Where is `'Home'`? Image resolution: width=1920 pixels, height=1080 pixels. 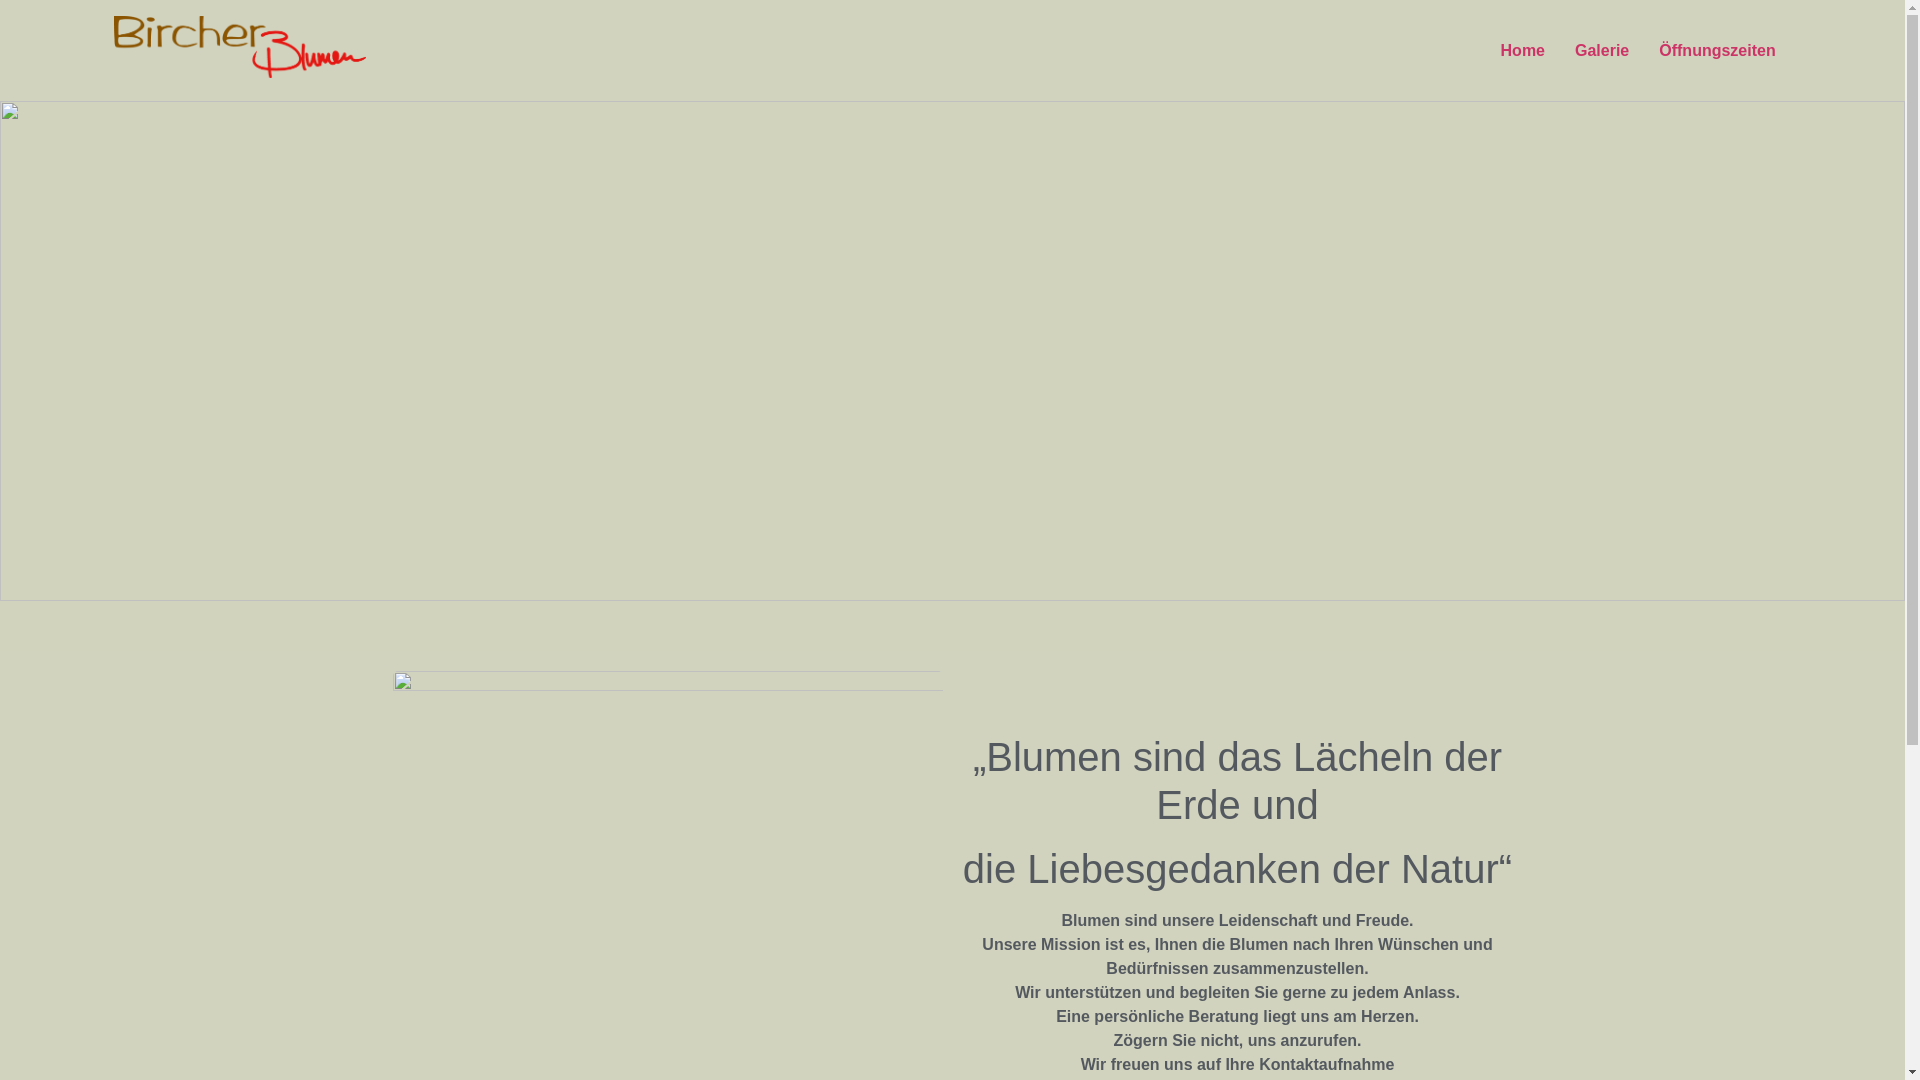 'Home' is located at coordinates (1521, 49).